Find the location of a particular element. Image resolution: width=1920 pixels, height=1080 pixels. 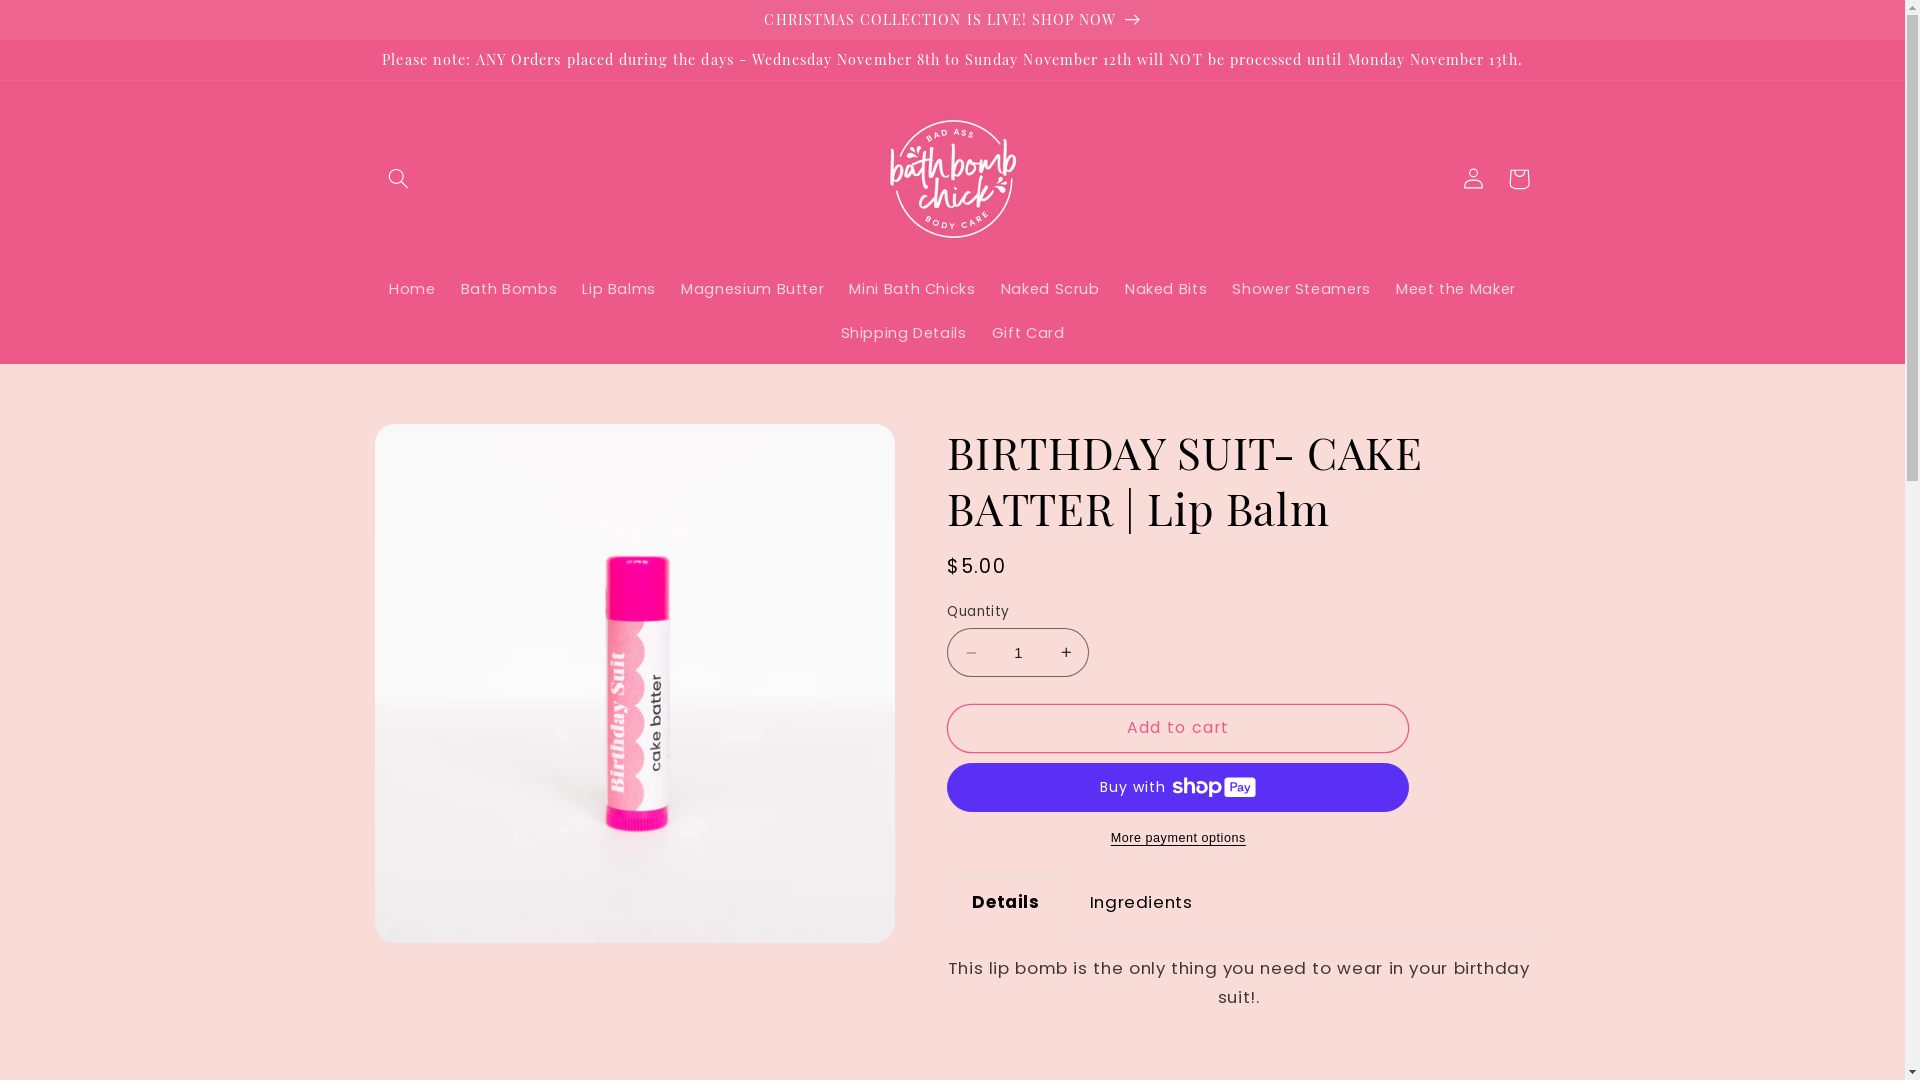

'Cart' is located at coordinates (1518, 177).